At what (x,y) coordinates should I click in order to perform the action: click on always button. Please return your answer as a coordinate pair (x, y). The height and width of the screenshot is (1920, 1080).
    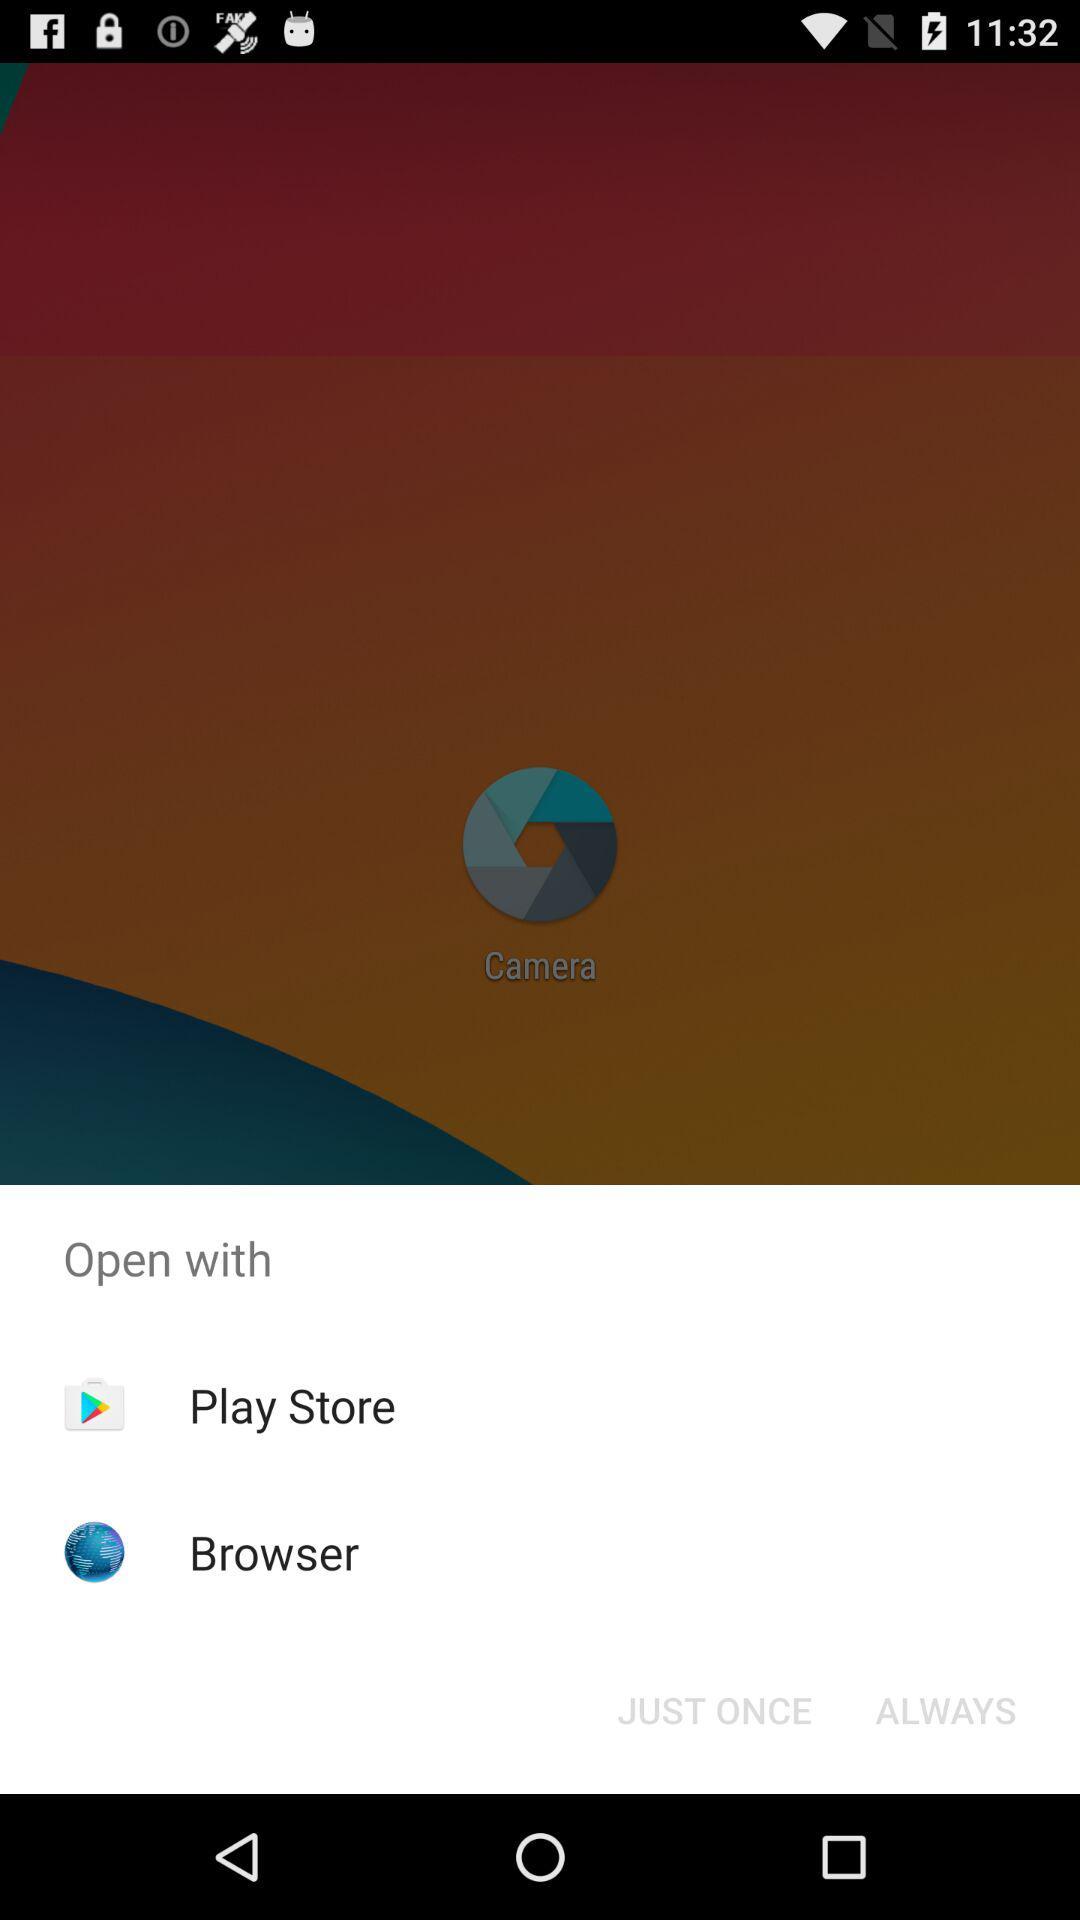
    Looking at the image, I should click on (945, 1708).